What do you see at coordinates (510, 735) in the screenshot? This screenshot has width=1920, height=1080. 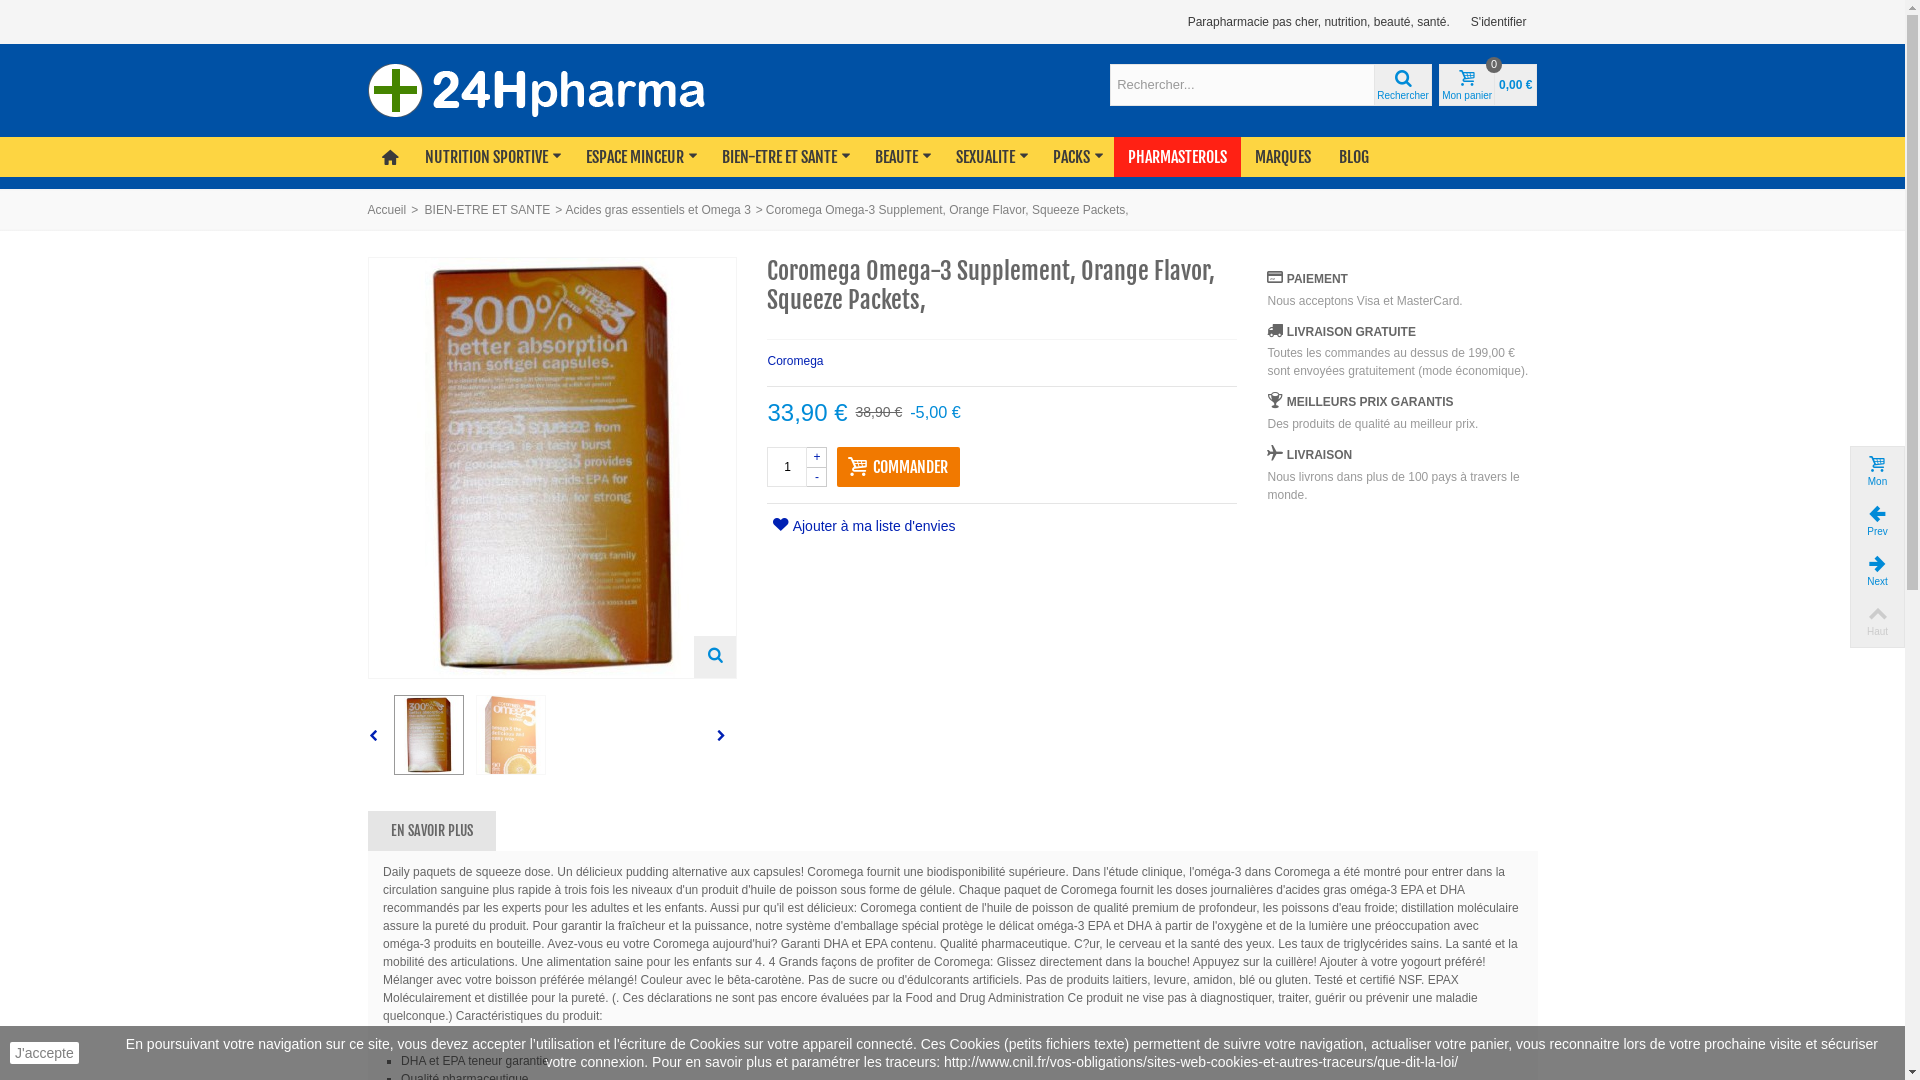 I see `'Coromega Omega-3 Supplement, Orange Flavor, Squeeze Packets,'` at bounding box center [510, 735].